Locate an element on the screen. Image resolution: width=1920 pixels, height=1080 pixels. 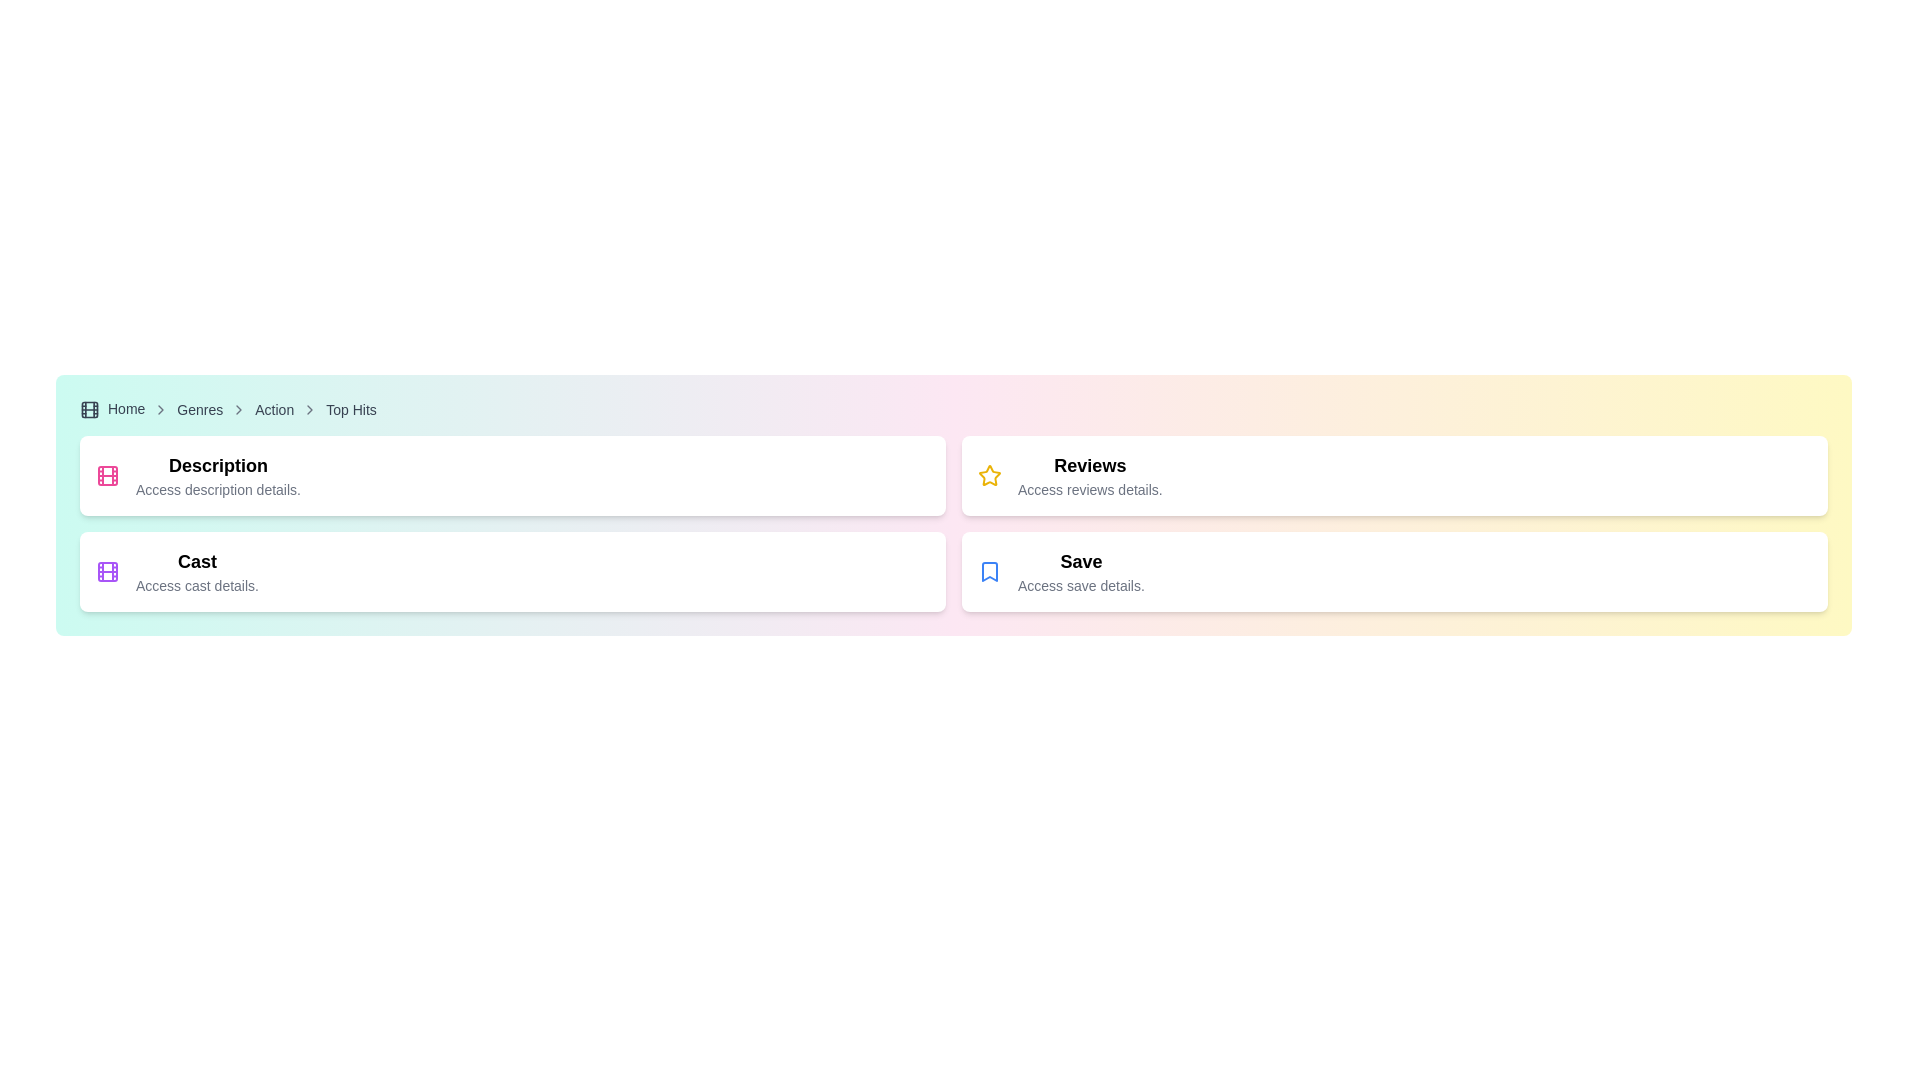
header text element located at the top of the section, which serves as a title for the content below it is located at coordinates (218, 466).